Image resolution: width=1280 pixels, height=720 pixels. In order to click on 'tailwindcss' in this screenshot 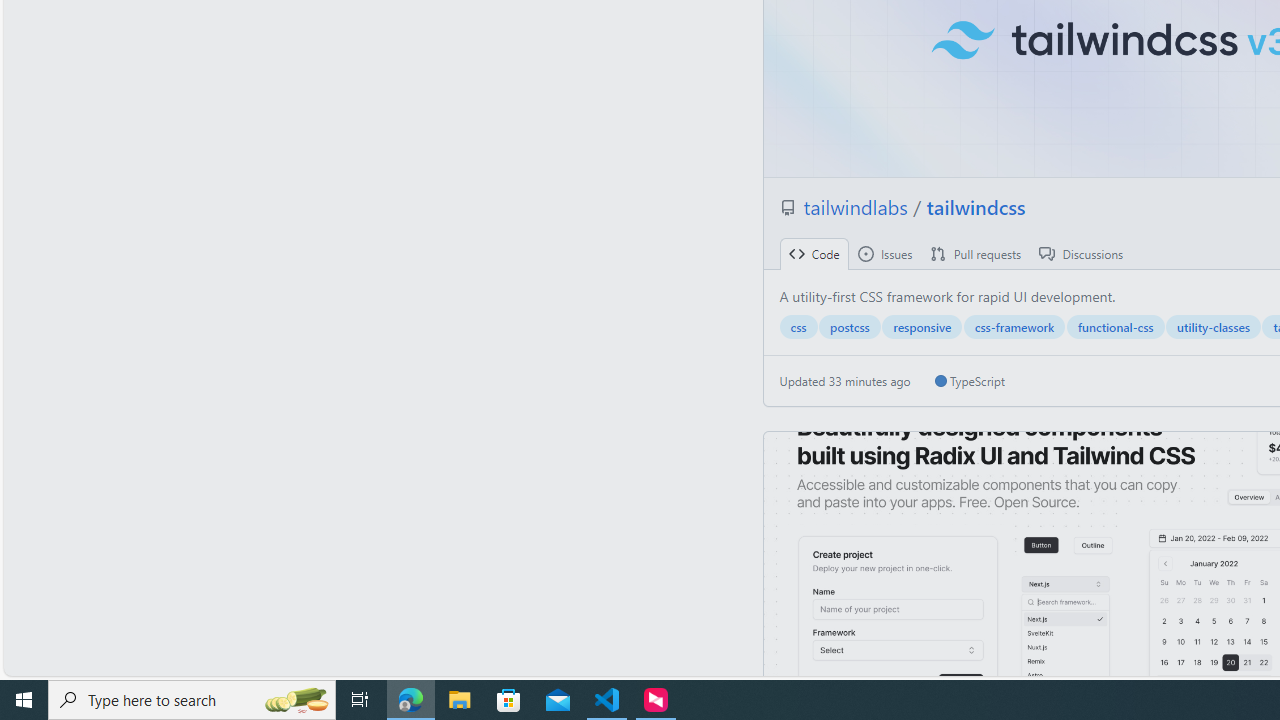, I will do `click(976, 206)`.